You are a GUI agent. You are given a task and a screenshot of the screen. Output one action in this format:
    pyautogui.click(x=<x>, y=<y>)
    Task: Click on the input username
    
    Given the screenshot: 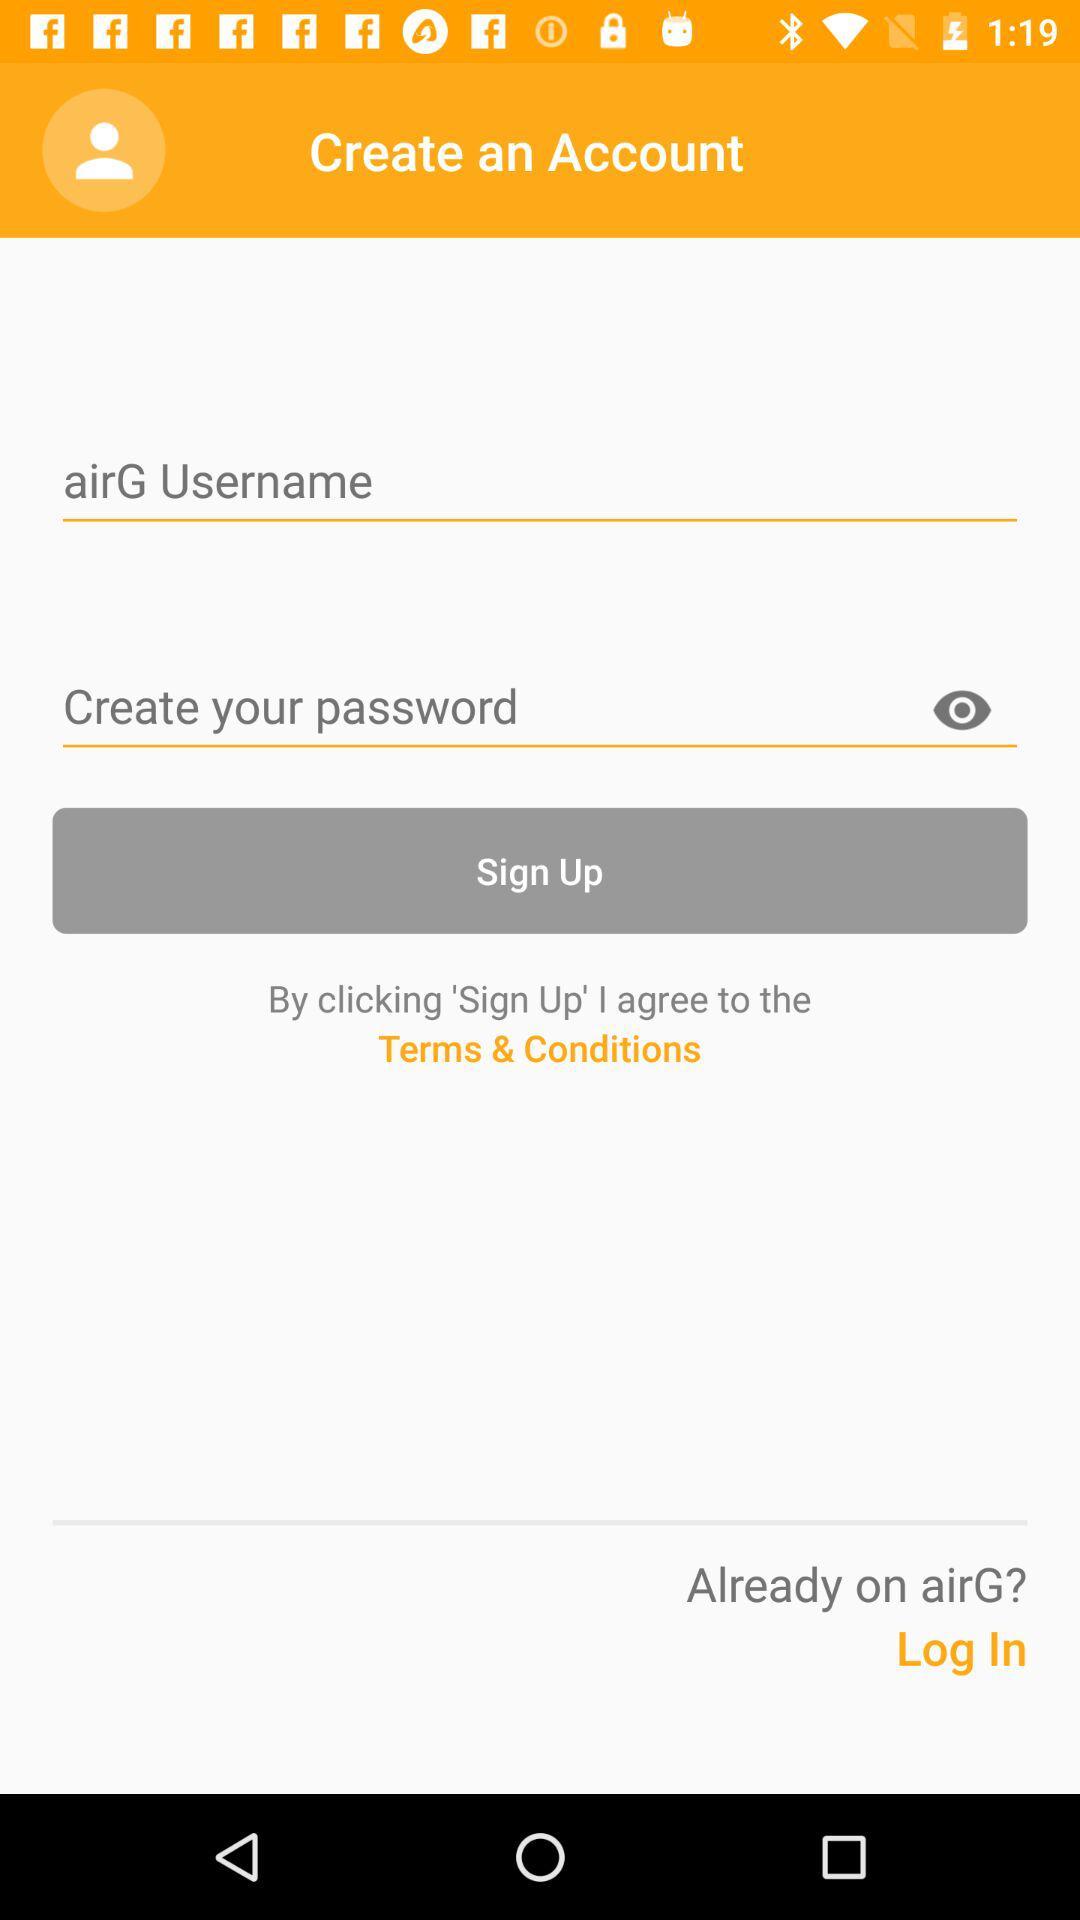 What is the action you would take?
    pyautogui.click(x=540, y=483)
    